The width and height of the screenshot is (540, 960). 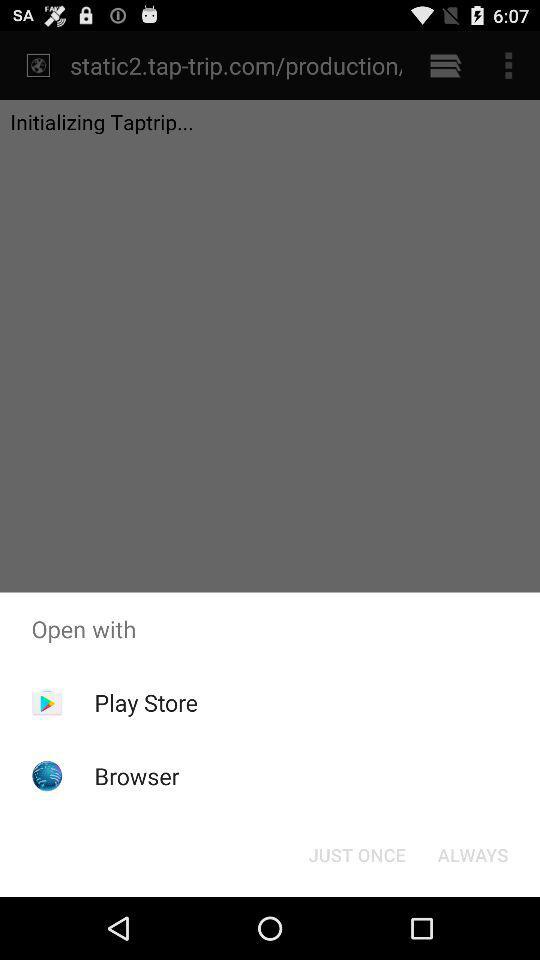 I want to click on the button at the bottom, so click(x=356, y=853).